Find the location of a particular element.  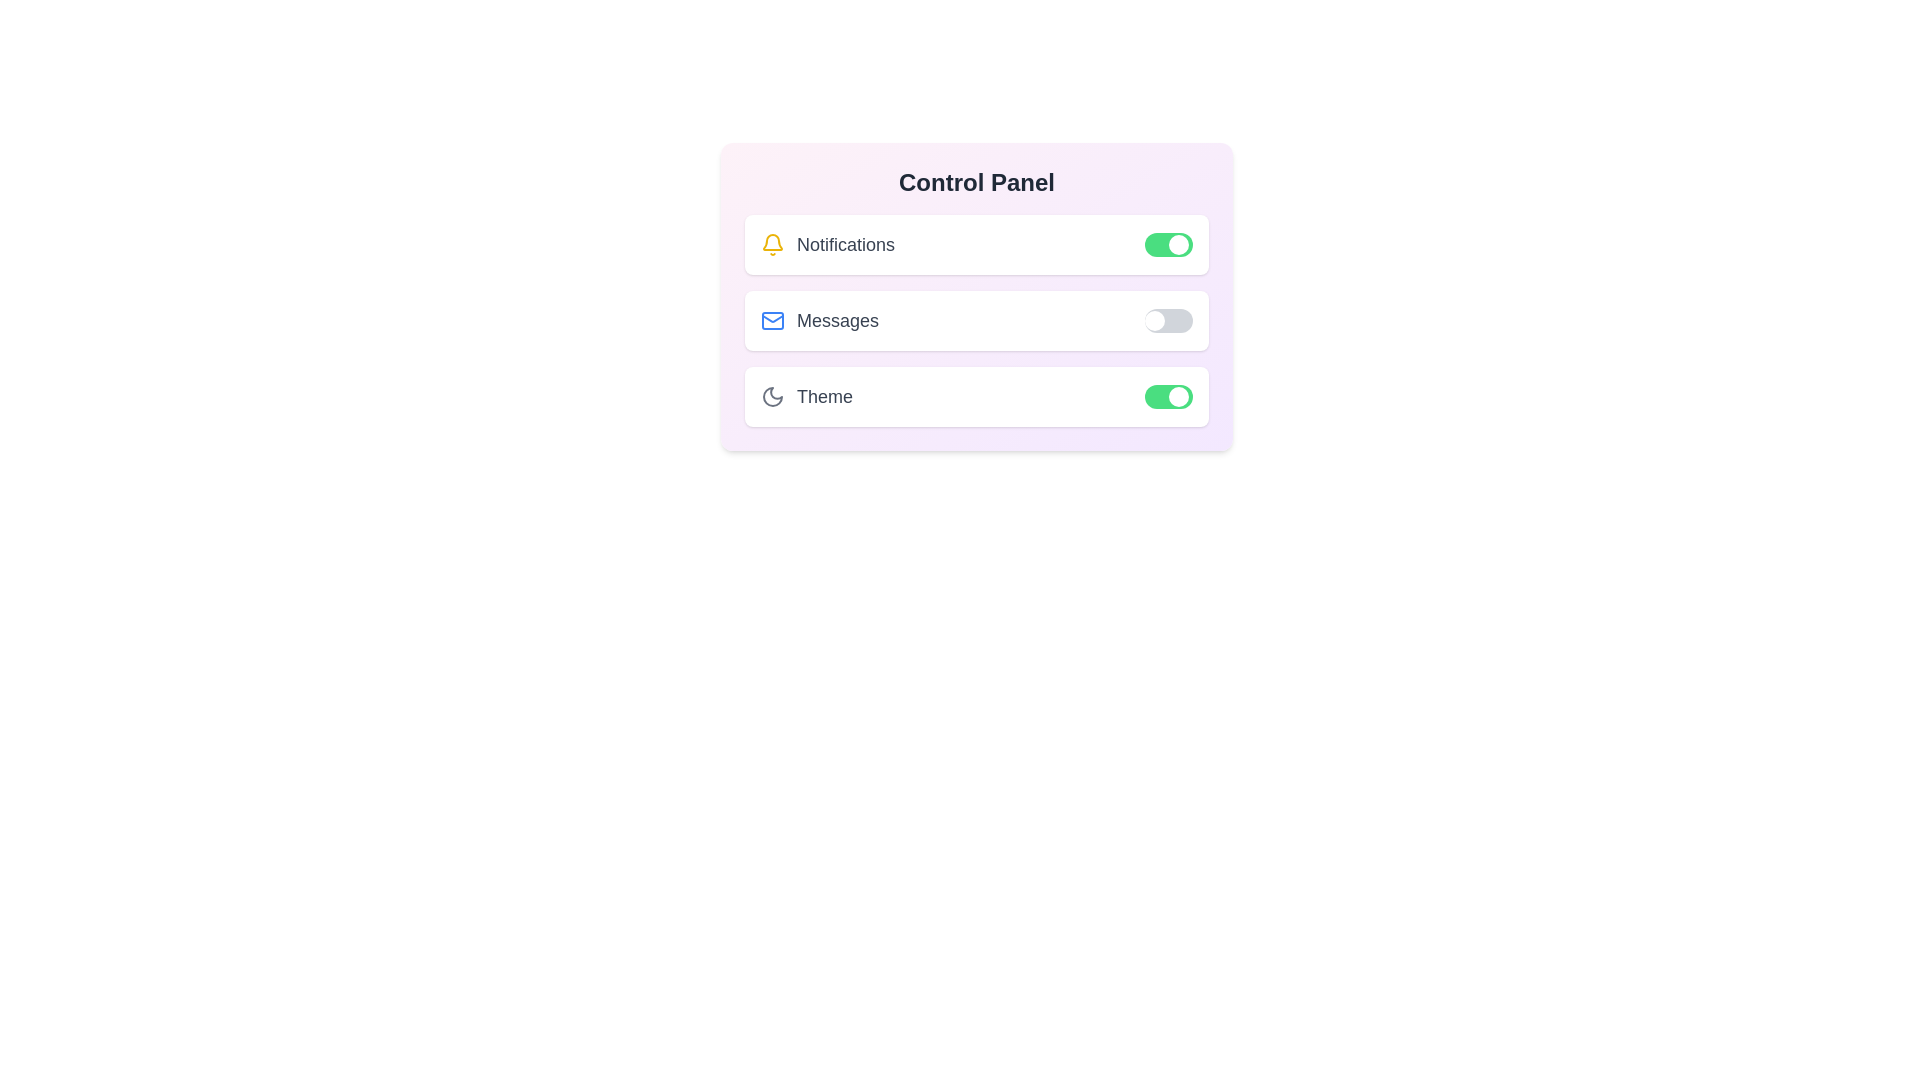

the SVG icon that represents the notification setting, located to the left of the 'Notifications' label in the top row of the control panel is located at coordinates (771, 241).